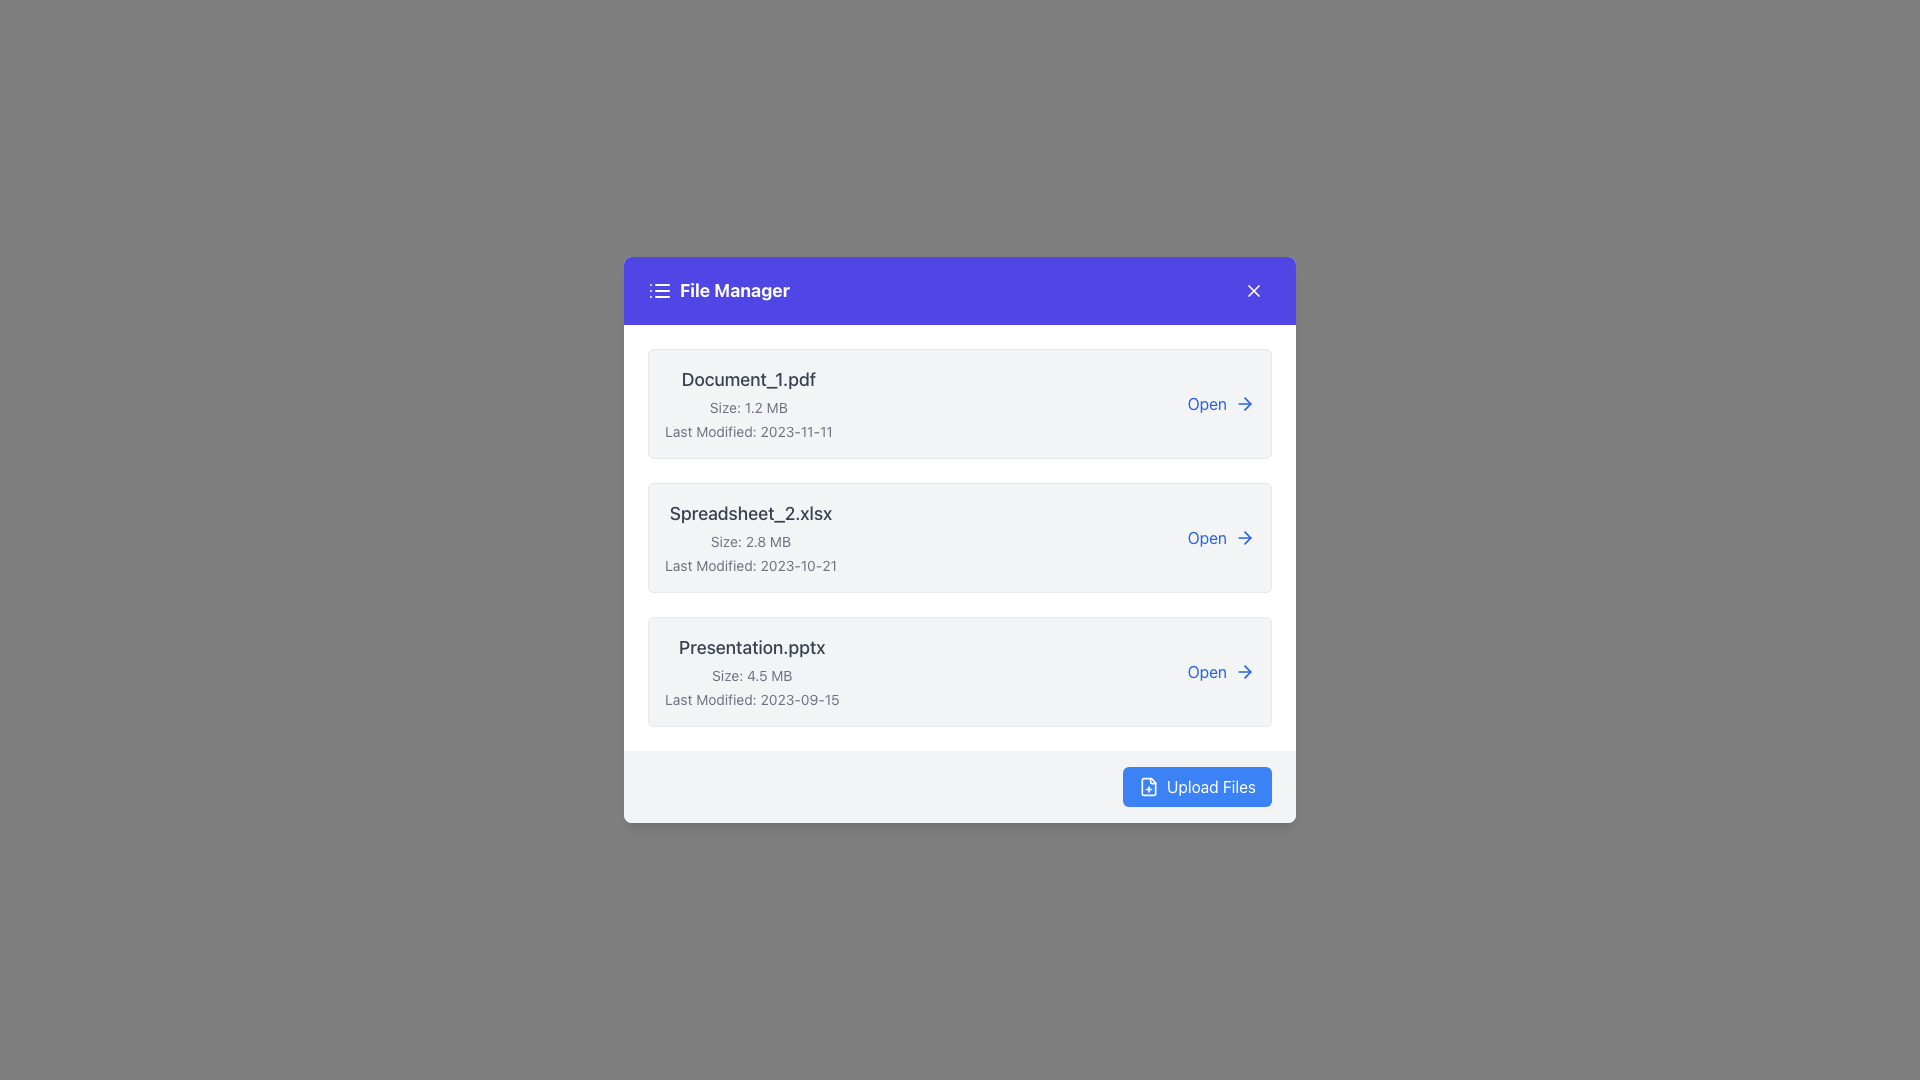 The height and width of the screenshot is (1080, 1920). I want to click on the 'close' button located in the top-right corner of the purple header bar labeled 'File Manager', which allows users to exit or dismiss the file manager, so click(1252, 290).